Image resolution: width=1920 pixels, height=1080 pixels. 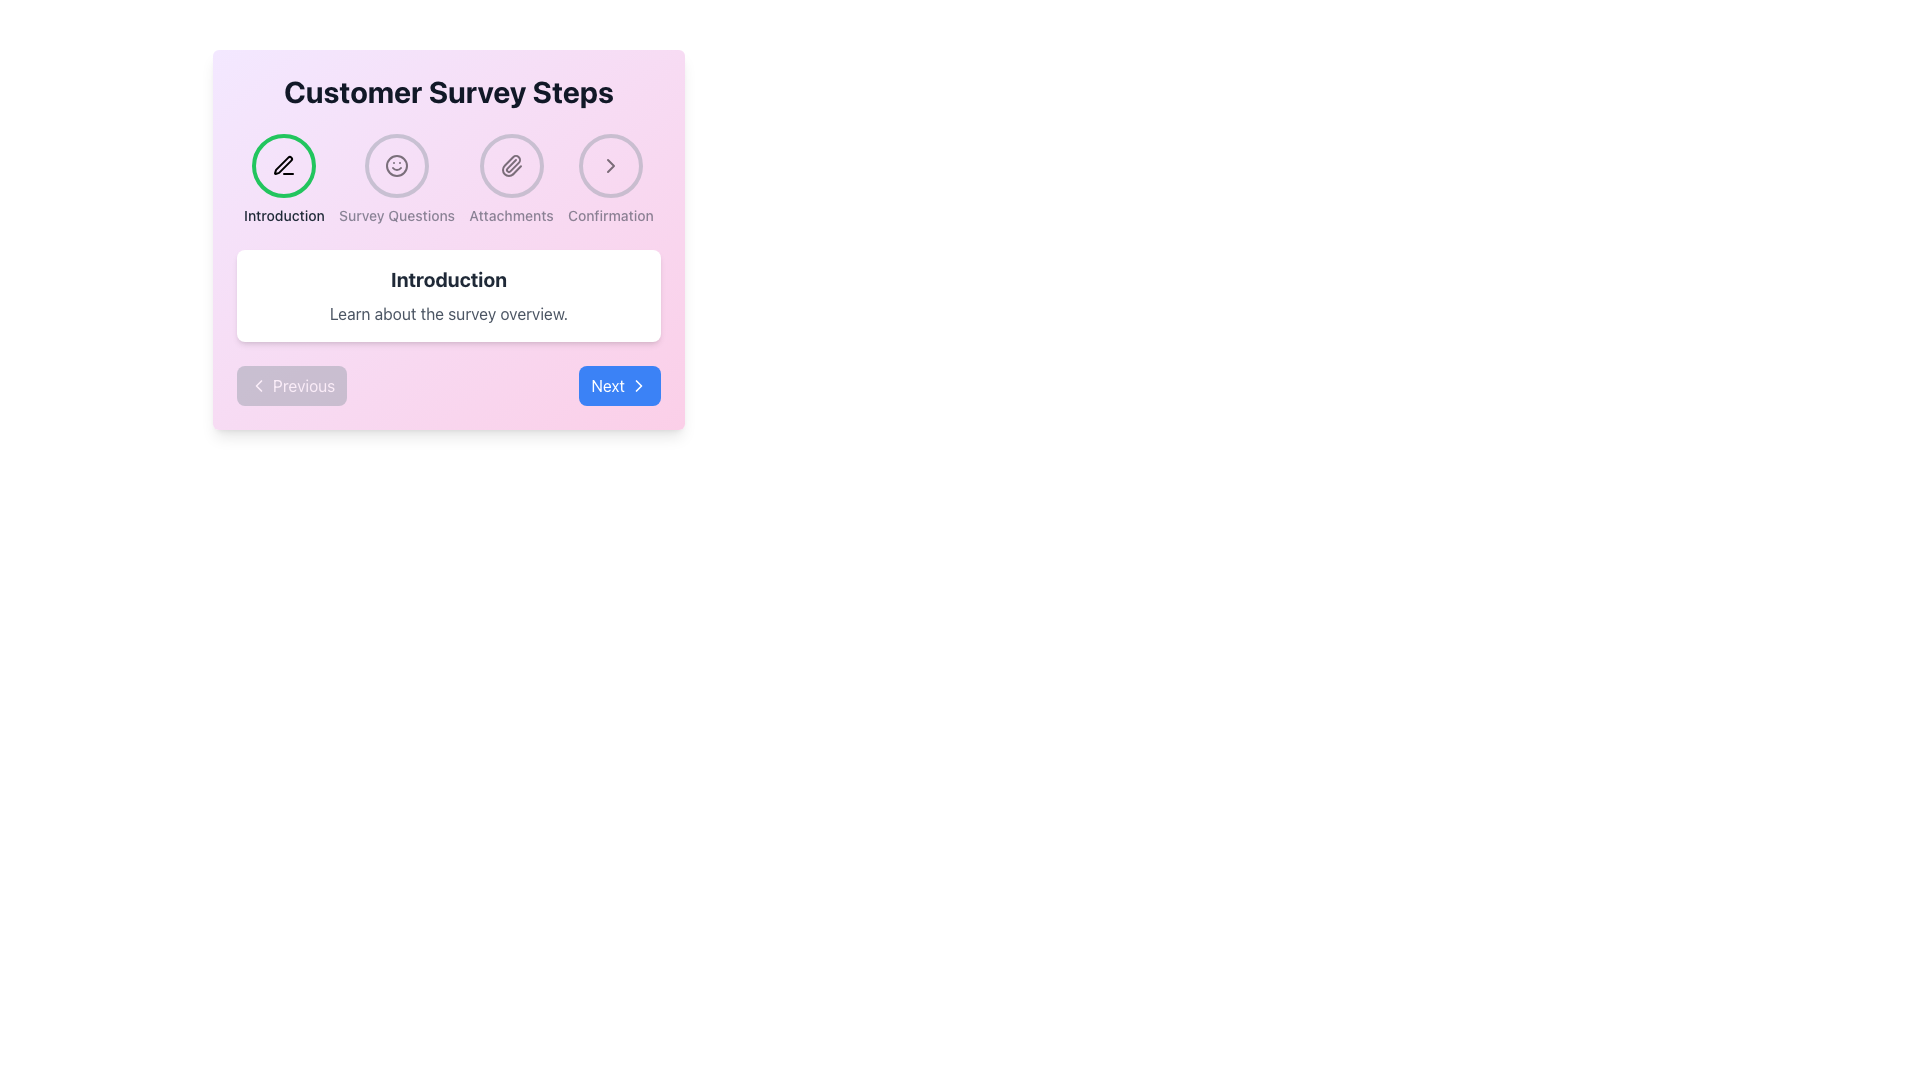 What do you see at coordinates (448, 246) in the screenshot?
I see `the highlighted 'Introduction' button in the Multi-step navigation panel` at bounding box center [448, 246].